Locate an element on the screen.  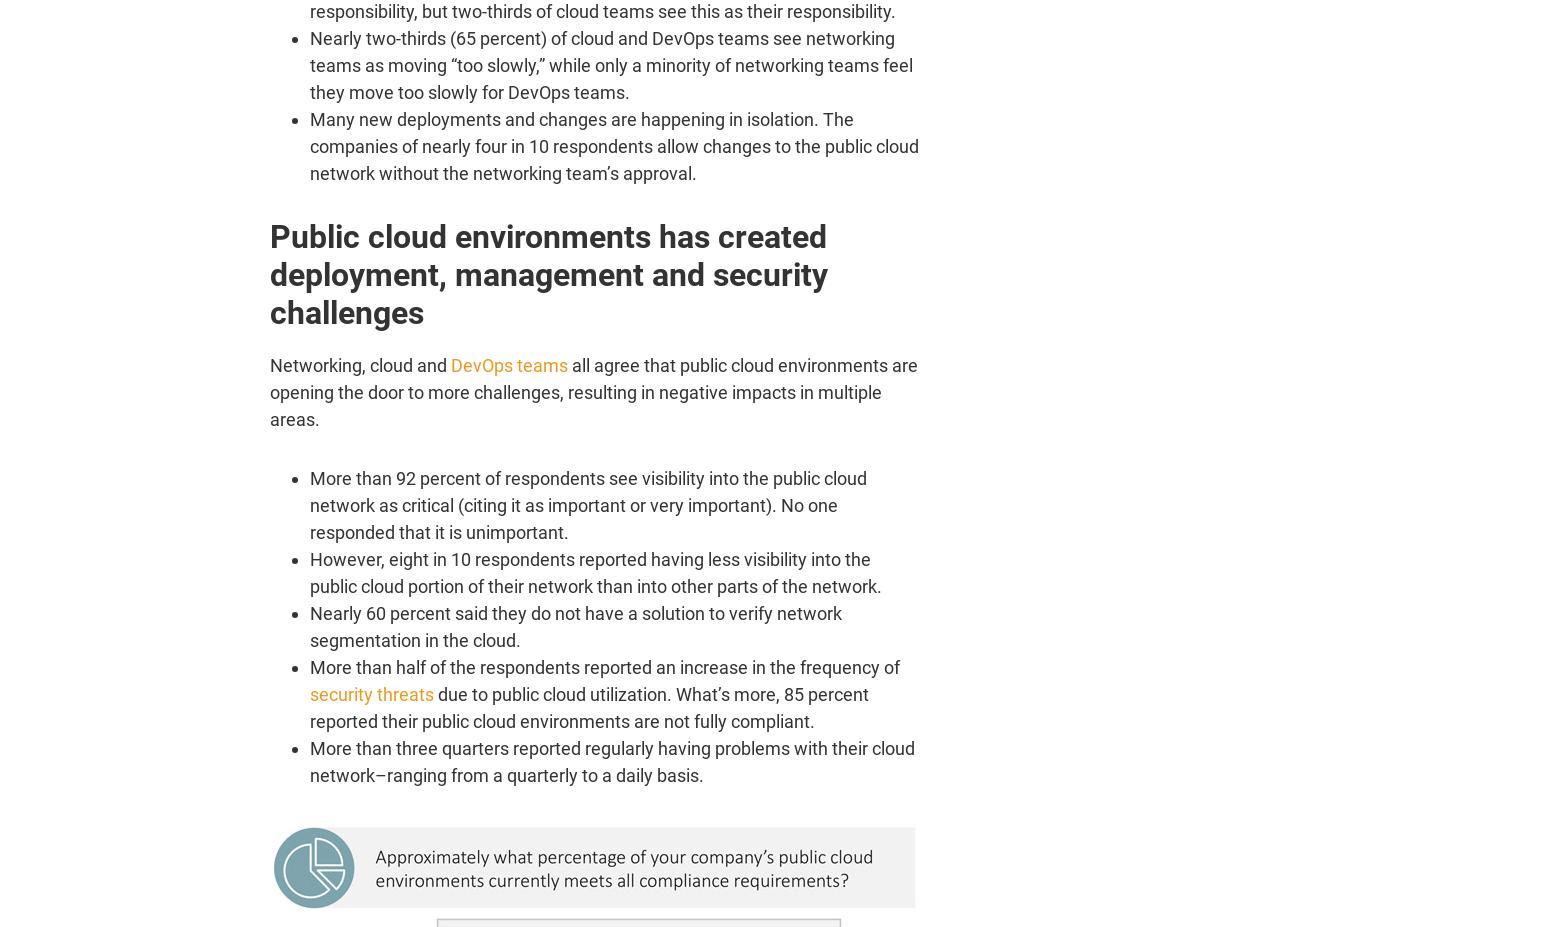
'Public cloud environments has created deployment, management and security challenges' is located at coordinates (549, 275).